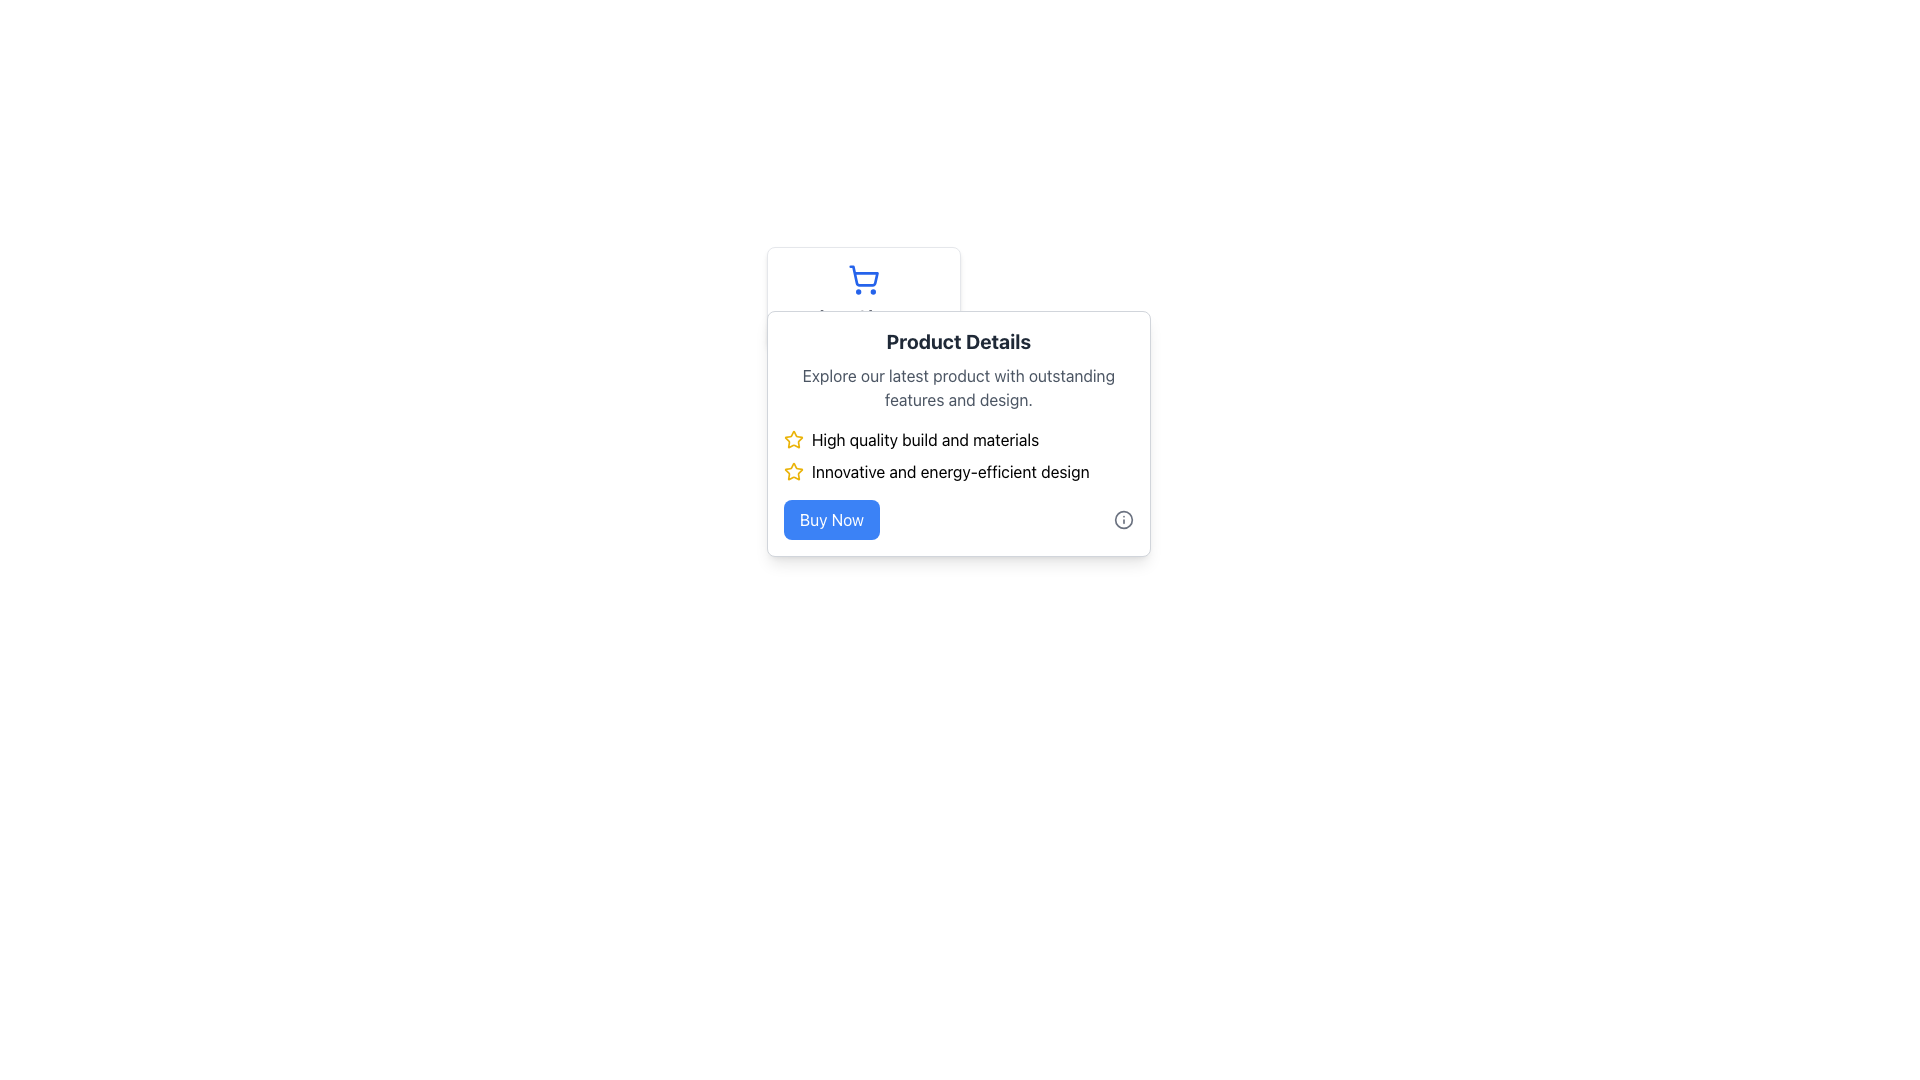  I want to click on the shopping cart icon, which is a minimalistic blue outline icon located at the top of the 'Product Showcase' card, above the bold title text, so click(864, 280).